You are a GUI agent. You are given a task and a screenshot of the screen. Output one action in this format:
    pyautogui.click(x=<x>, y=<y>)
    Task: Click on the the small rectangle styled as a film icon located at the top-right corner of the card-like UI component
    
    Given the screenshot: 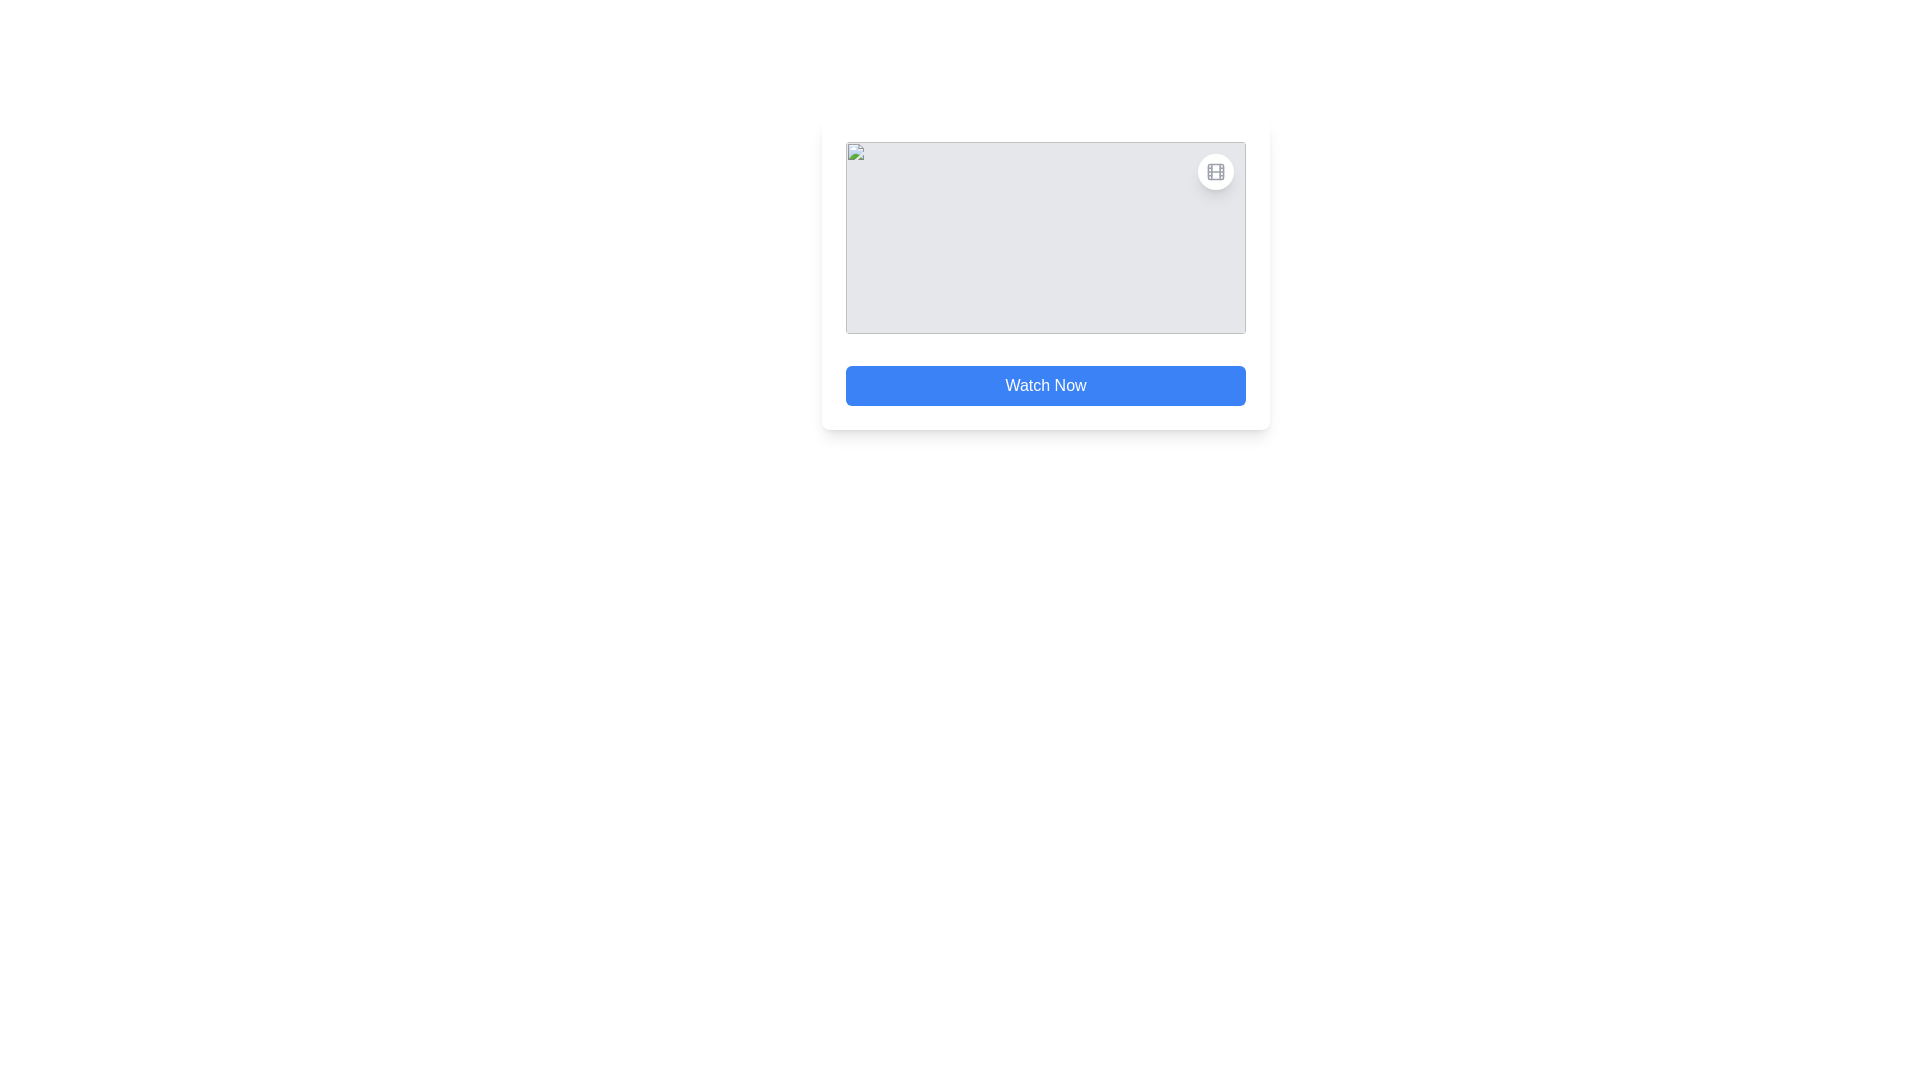 What is the action you would take?
    pyautogui.click(x=1214, y=171)
    